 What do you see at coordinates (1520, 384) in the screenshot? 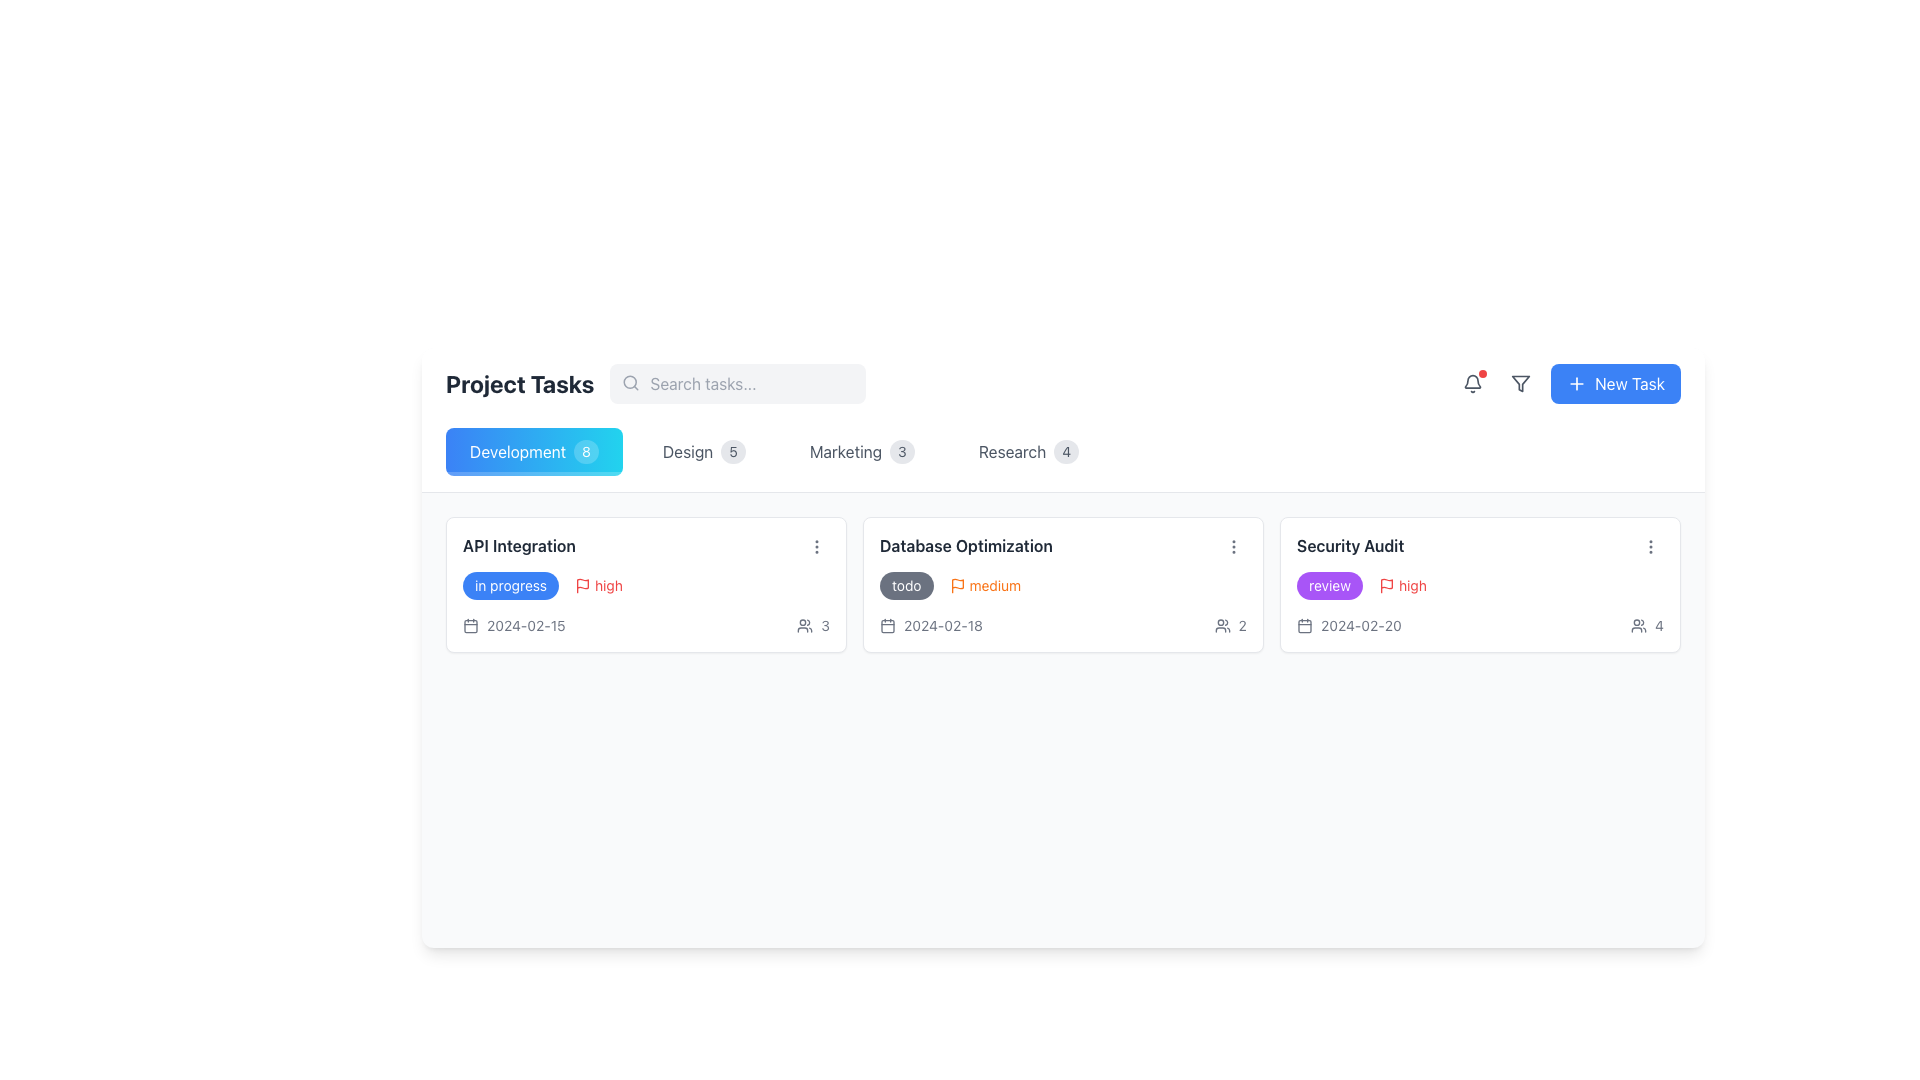
I see `the filter icon, which is a funnel-shaped element located in the upper-right corner of the interface` at bounding box center [1520, 384].